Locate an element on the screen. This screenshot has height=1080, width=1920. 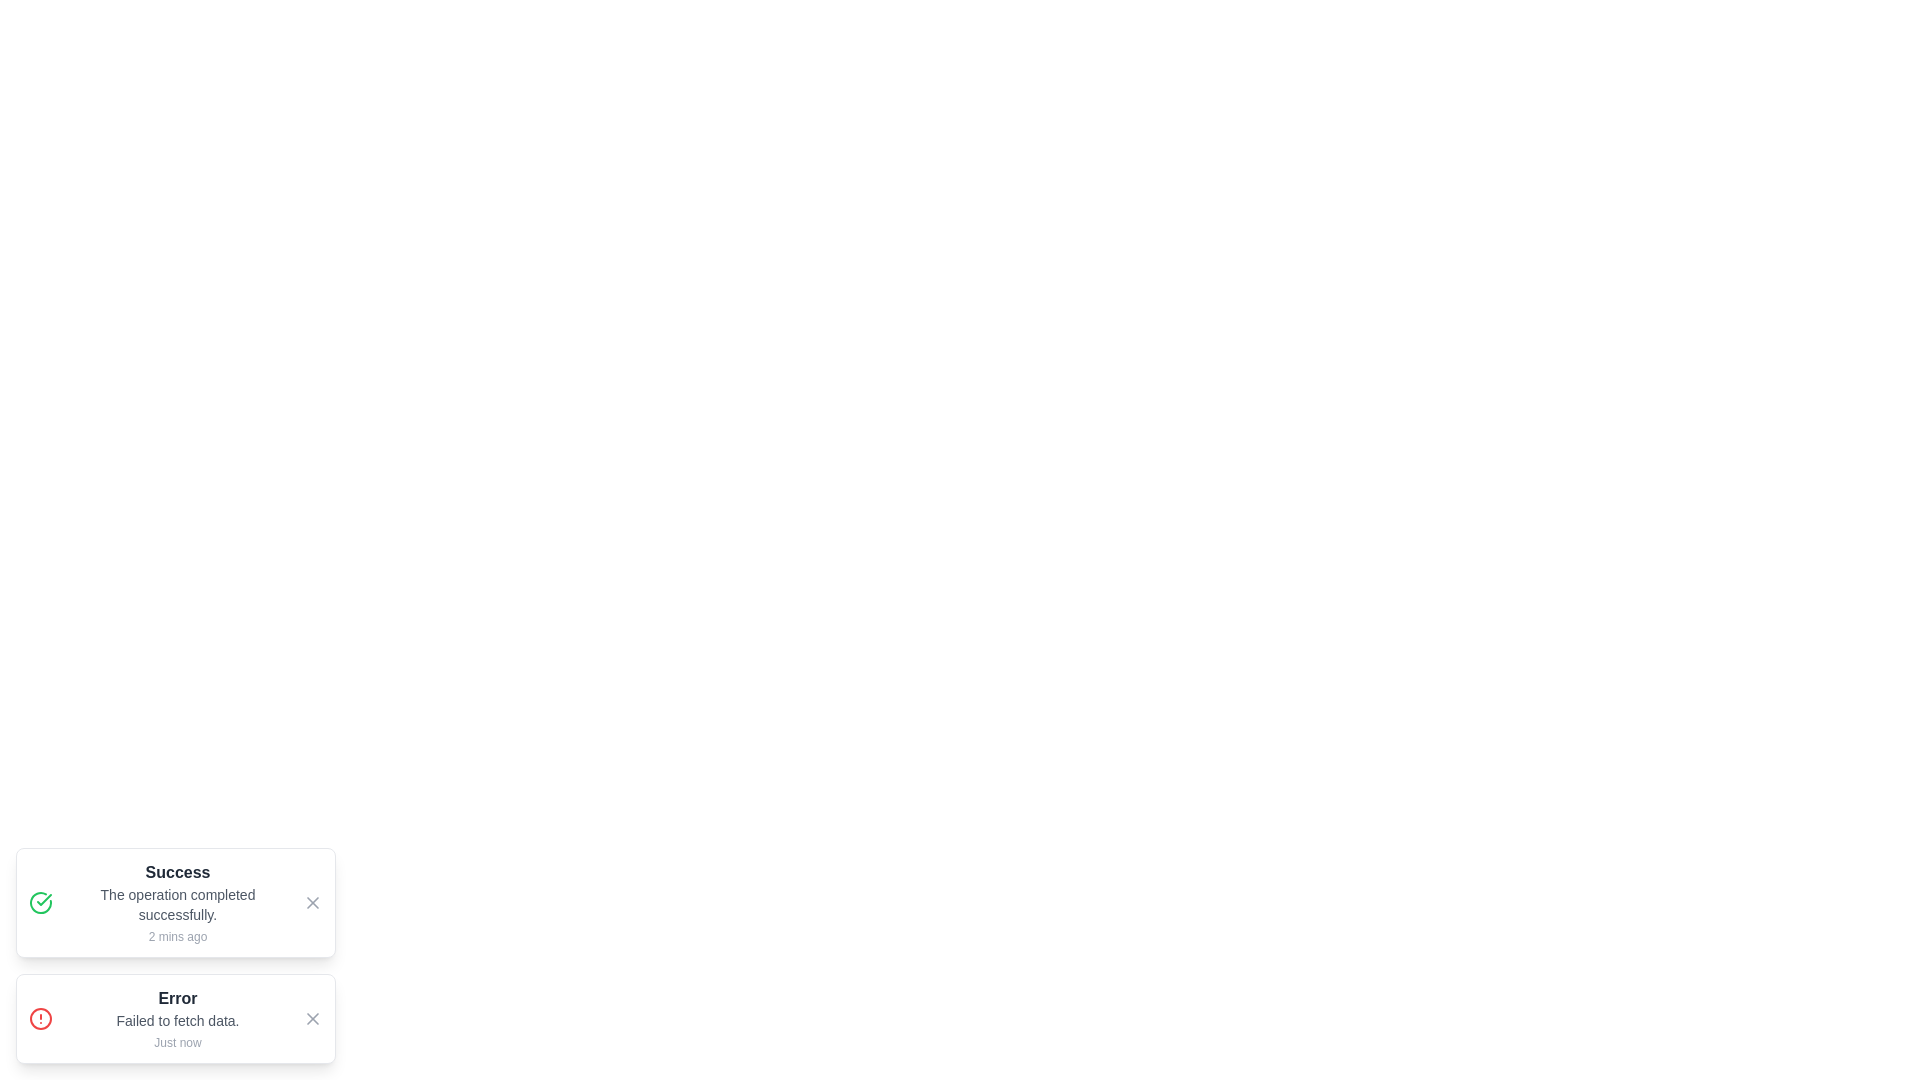
the static text element that serves as the title of the error notification message, located at the top of the message card above the descriptive text 'Failed to fetch data.' is located at coordinates (177, 999).